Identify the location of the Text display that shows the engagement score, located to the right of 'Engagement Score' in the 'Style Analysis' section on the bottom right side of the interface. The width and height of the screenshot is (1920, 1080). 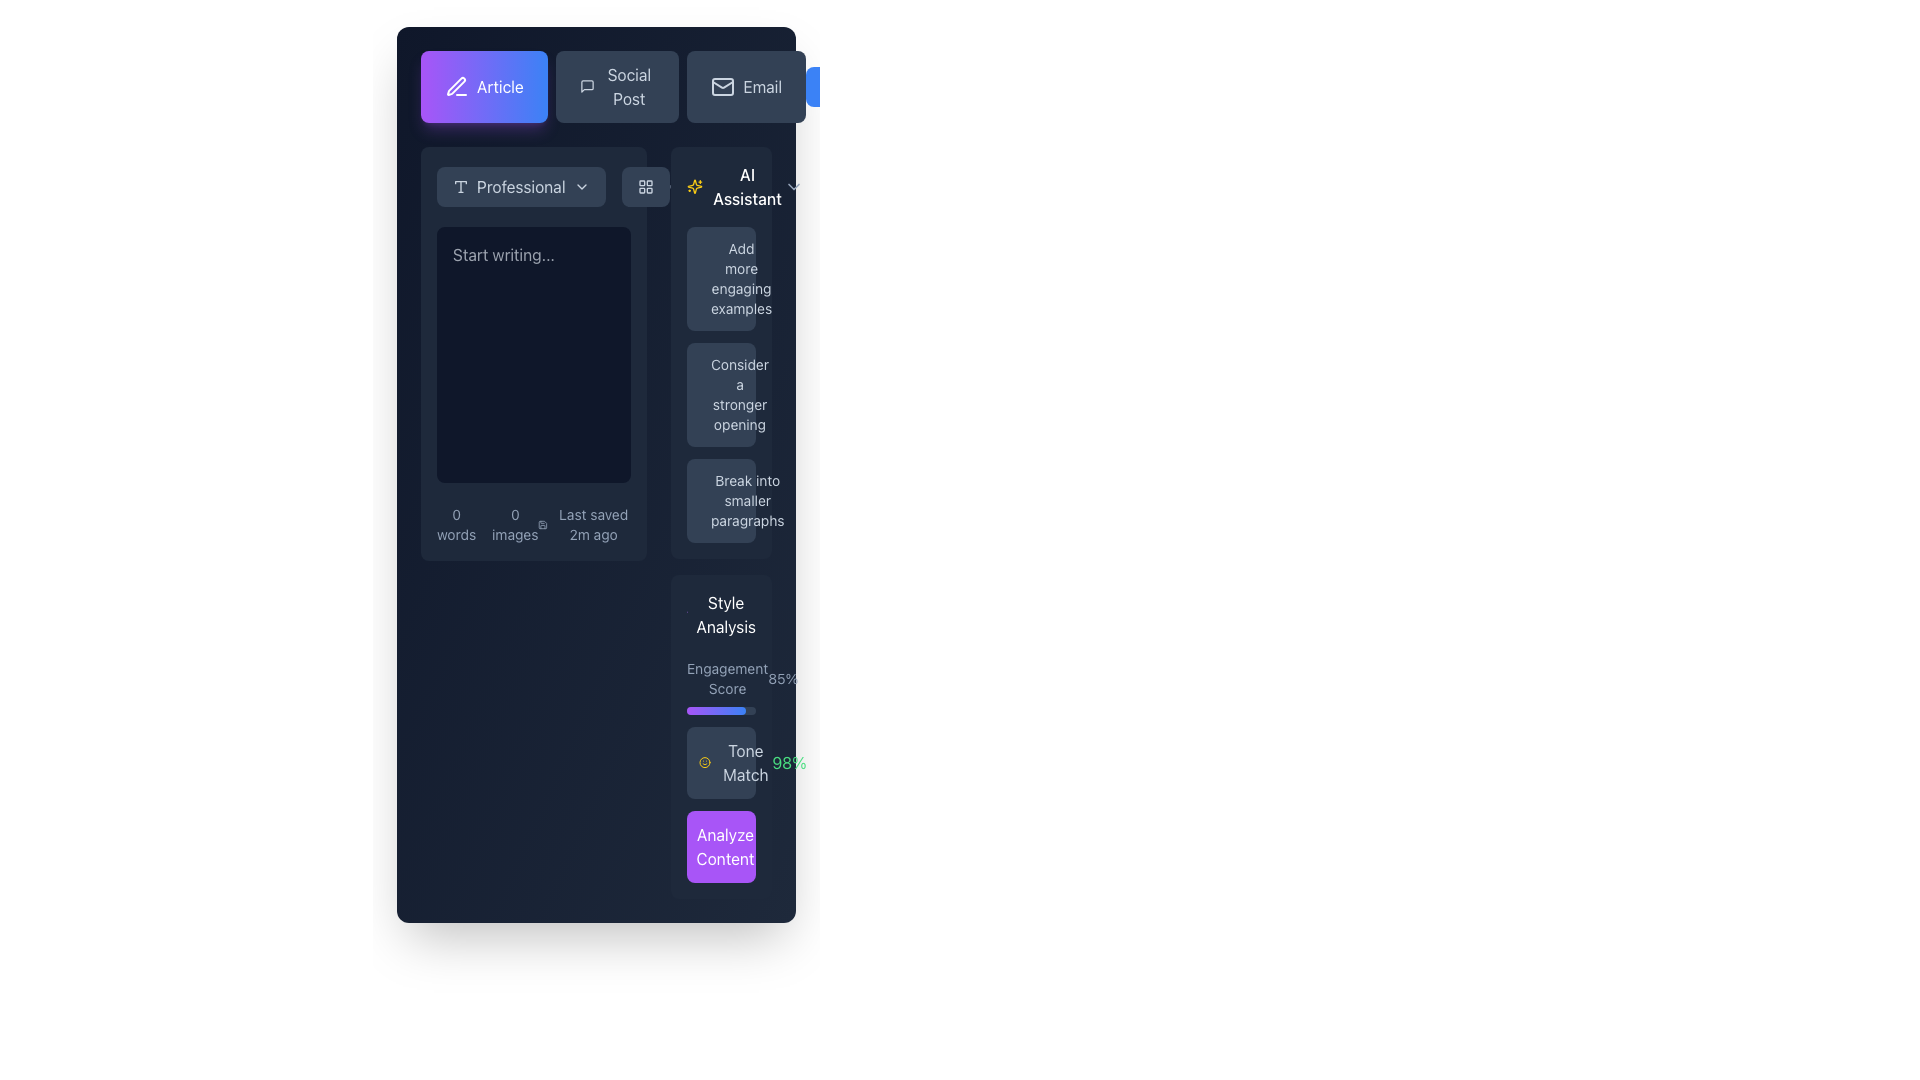
(782, 677).